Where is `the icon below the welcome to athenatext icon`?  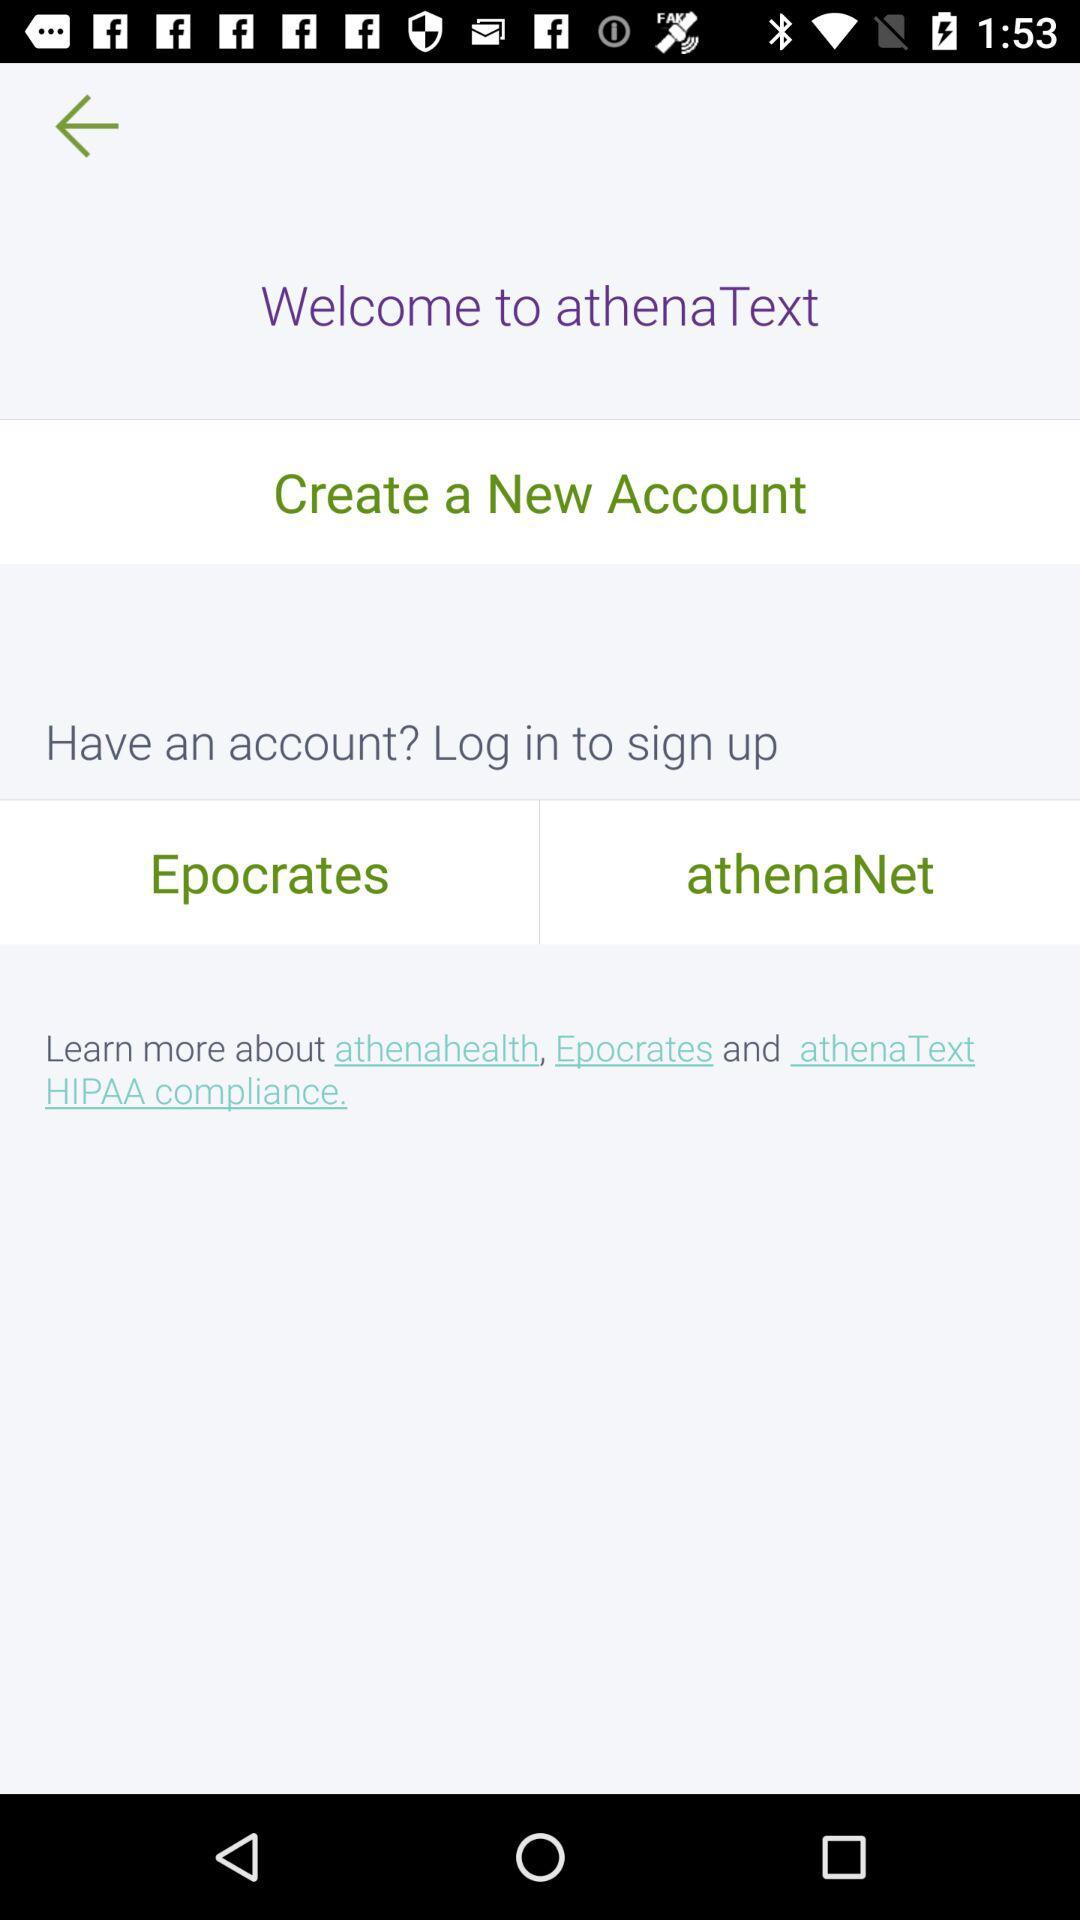
the icon below the welcome to athenatext icon is located at coordinates (540, 491).